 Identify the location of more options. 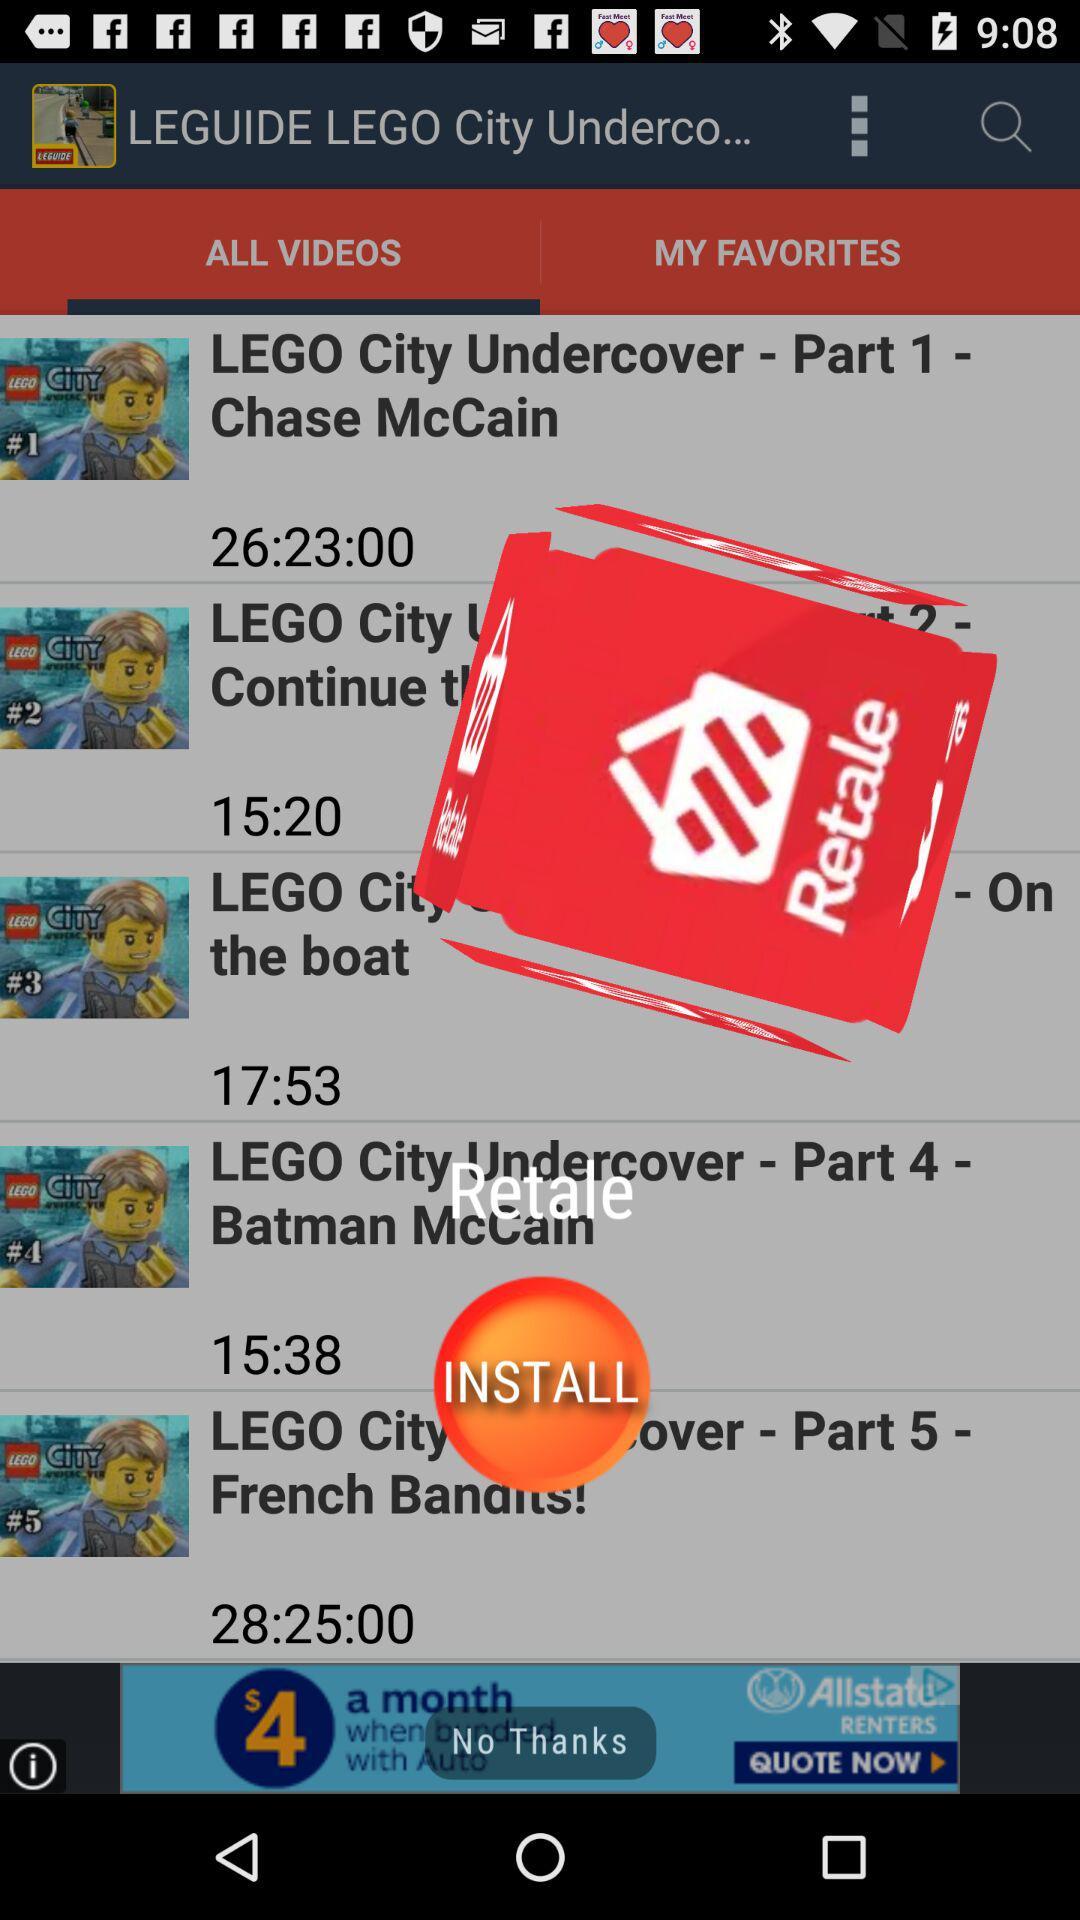
(858, 124).